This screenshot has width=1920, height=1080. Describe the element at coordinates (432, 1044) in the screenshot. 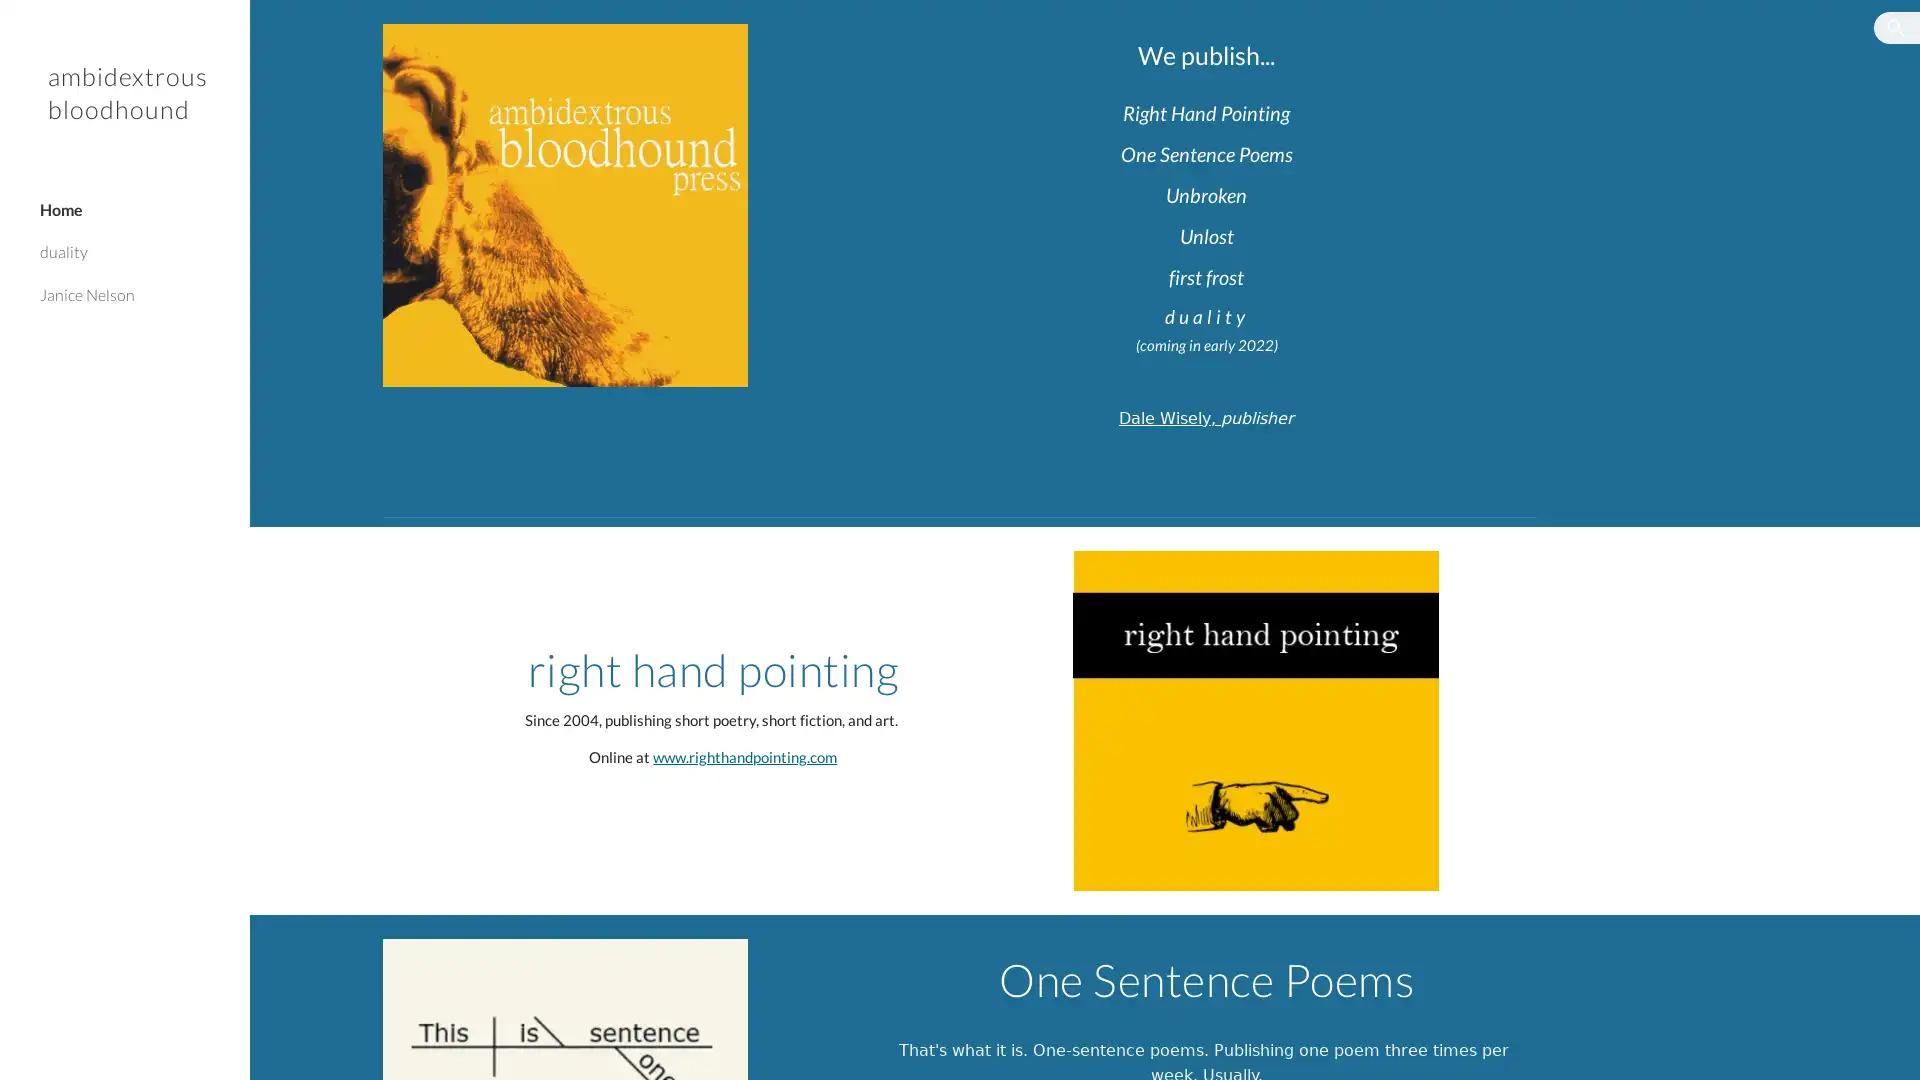

I see `Report abuse` at that location.